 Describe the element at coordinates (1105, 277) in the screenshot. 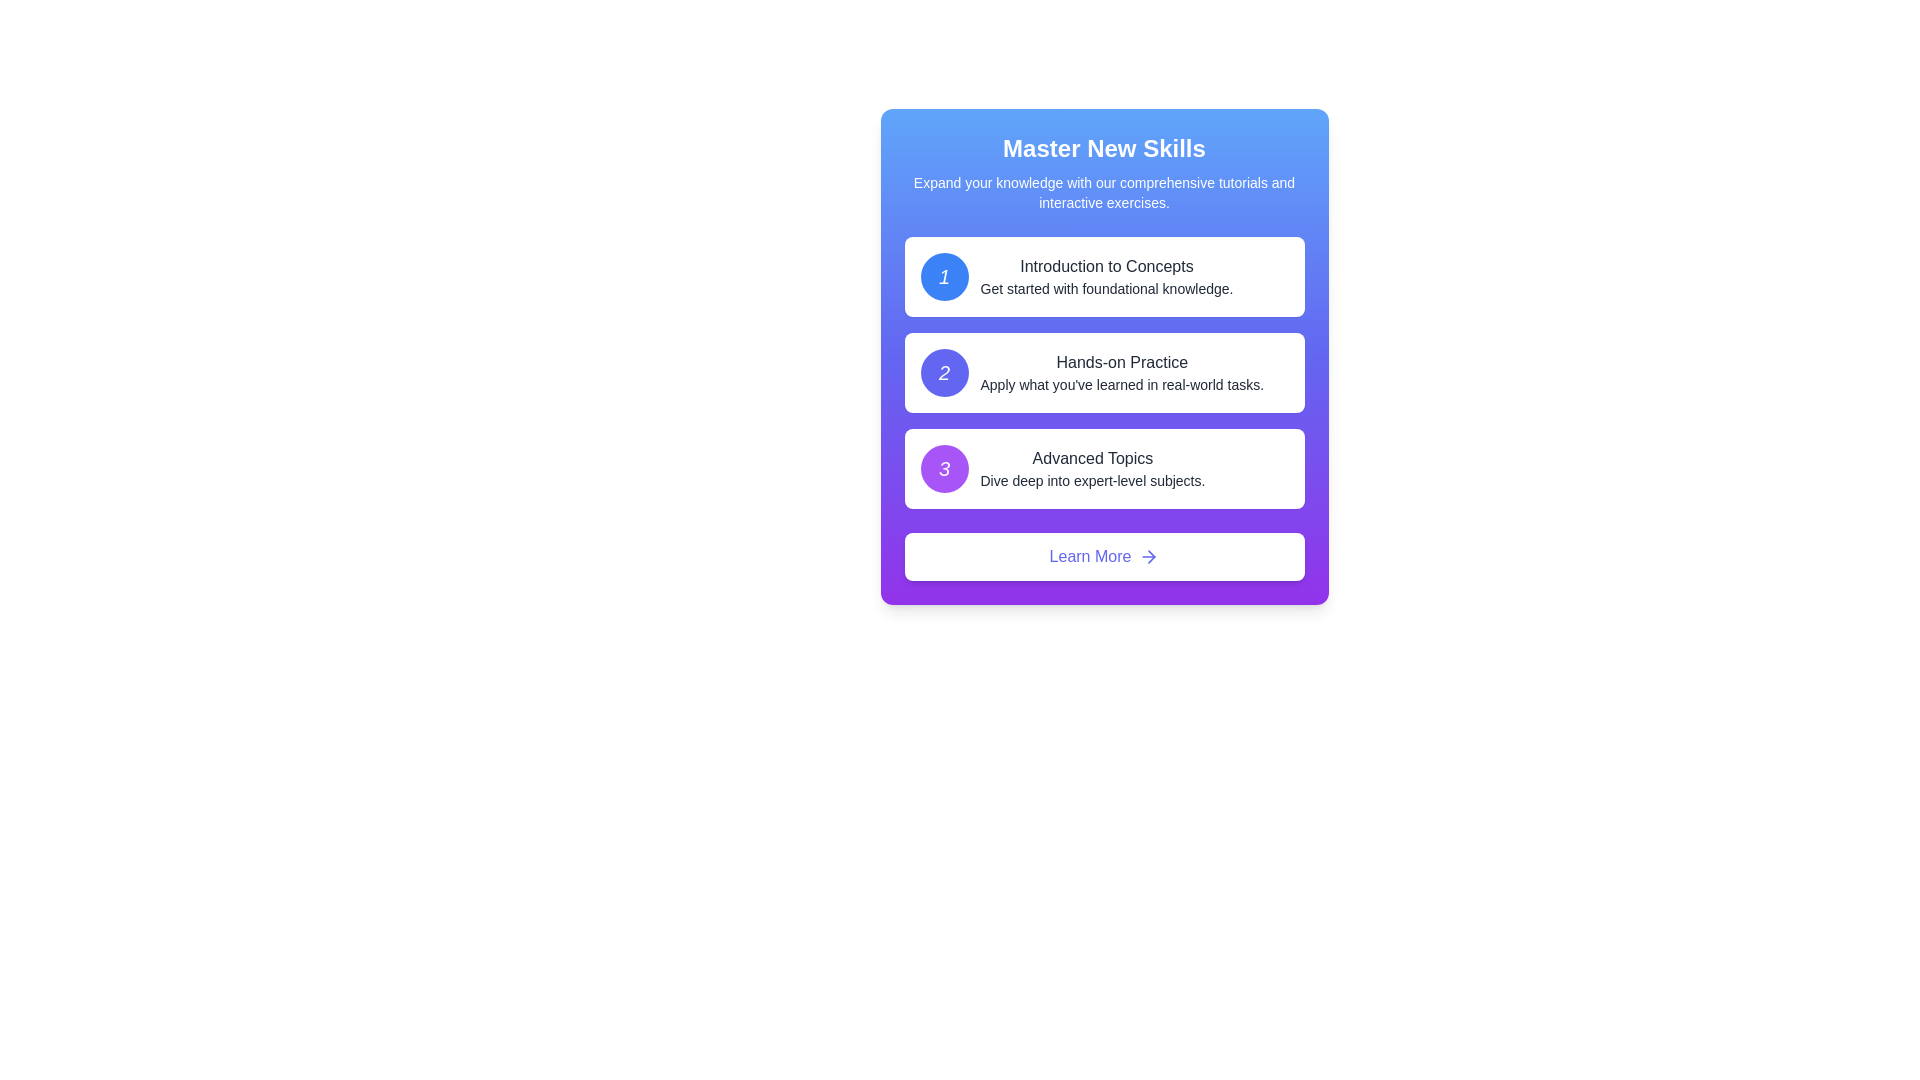

I see `the text display element that shows 'Introduction to Concepts' and 'Get started with foundational knowledge.' which is the first item in a vertically arranged list with a blue circular background containing the number '1'` at that location.